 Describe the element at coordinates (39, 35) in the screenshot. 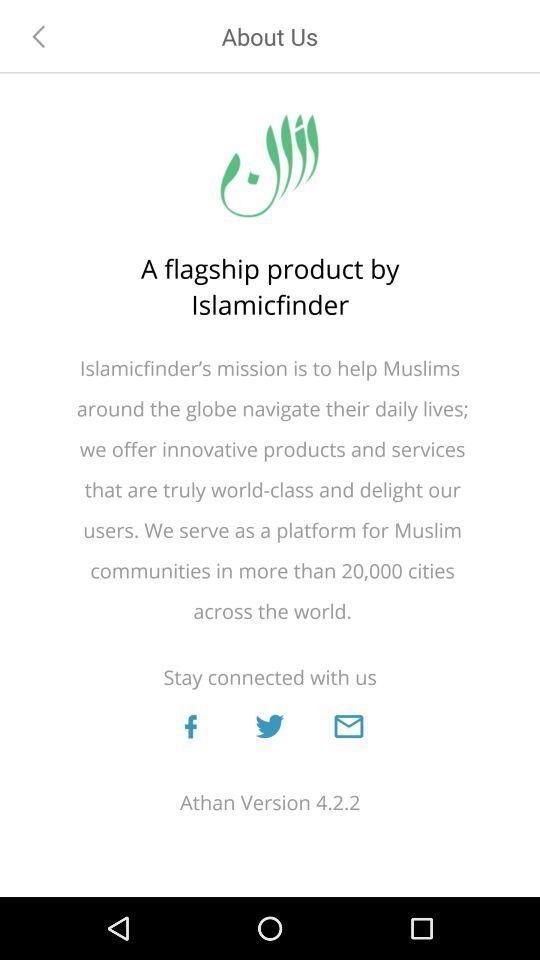

I see `go back` at that location.